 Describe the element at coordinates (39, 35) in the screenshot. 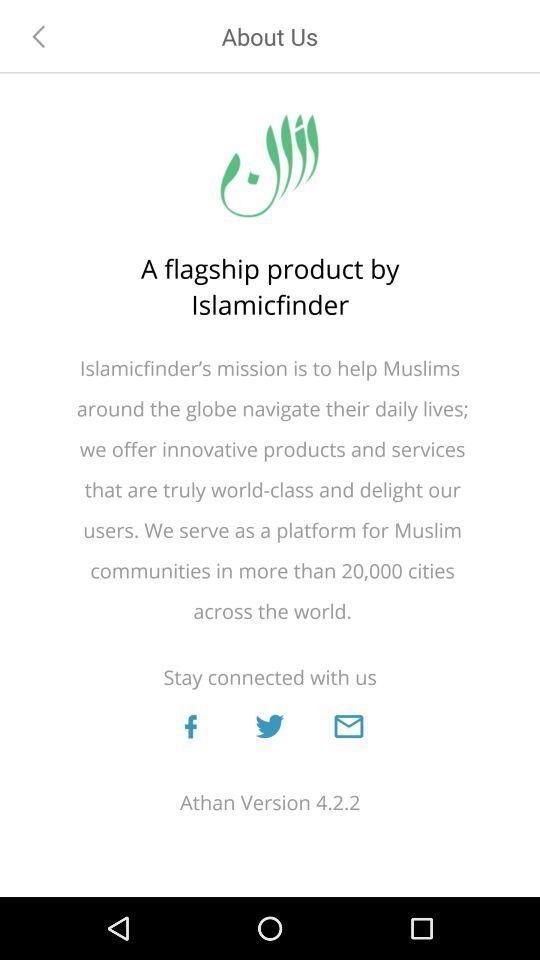

I see `go back` at that location.